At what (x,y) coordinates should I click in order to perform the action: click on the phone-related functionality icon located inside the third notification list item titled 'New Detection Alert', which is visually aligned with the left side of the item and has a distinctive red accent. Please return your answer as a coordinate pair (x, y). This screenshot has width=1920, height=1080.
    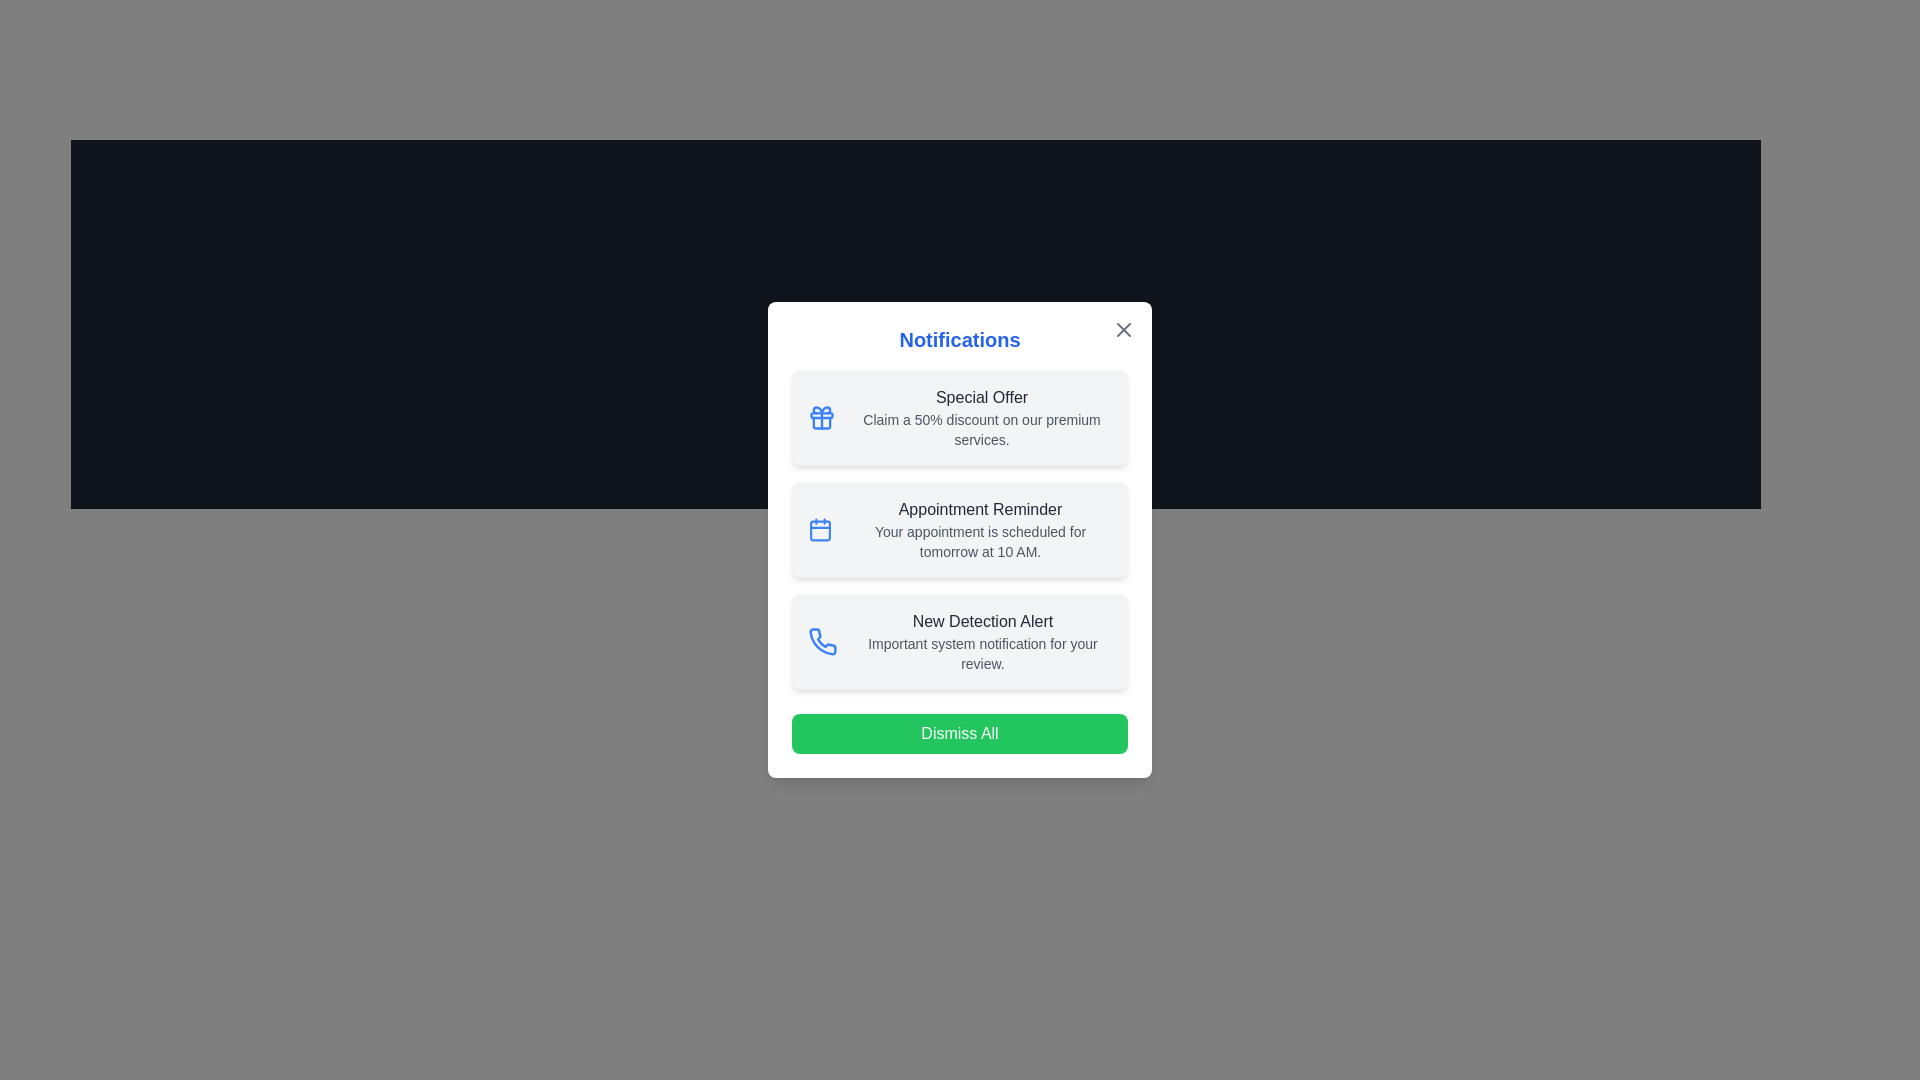
    Looking at the image, I should click on (822, 641).